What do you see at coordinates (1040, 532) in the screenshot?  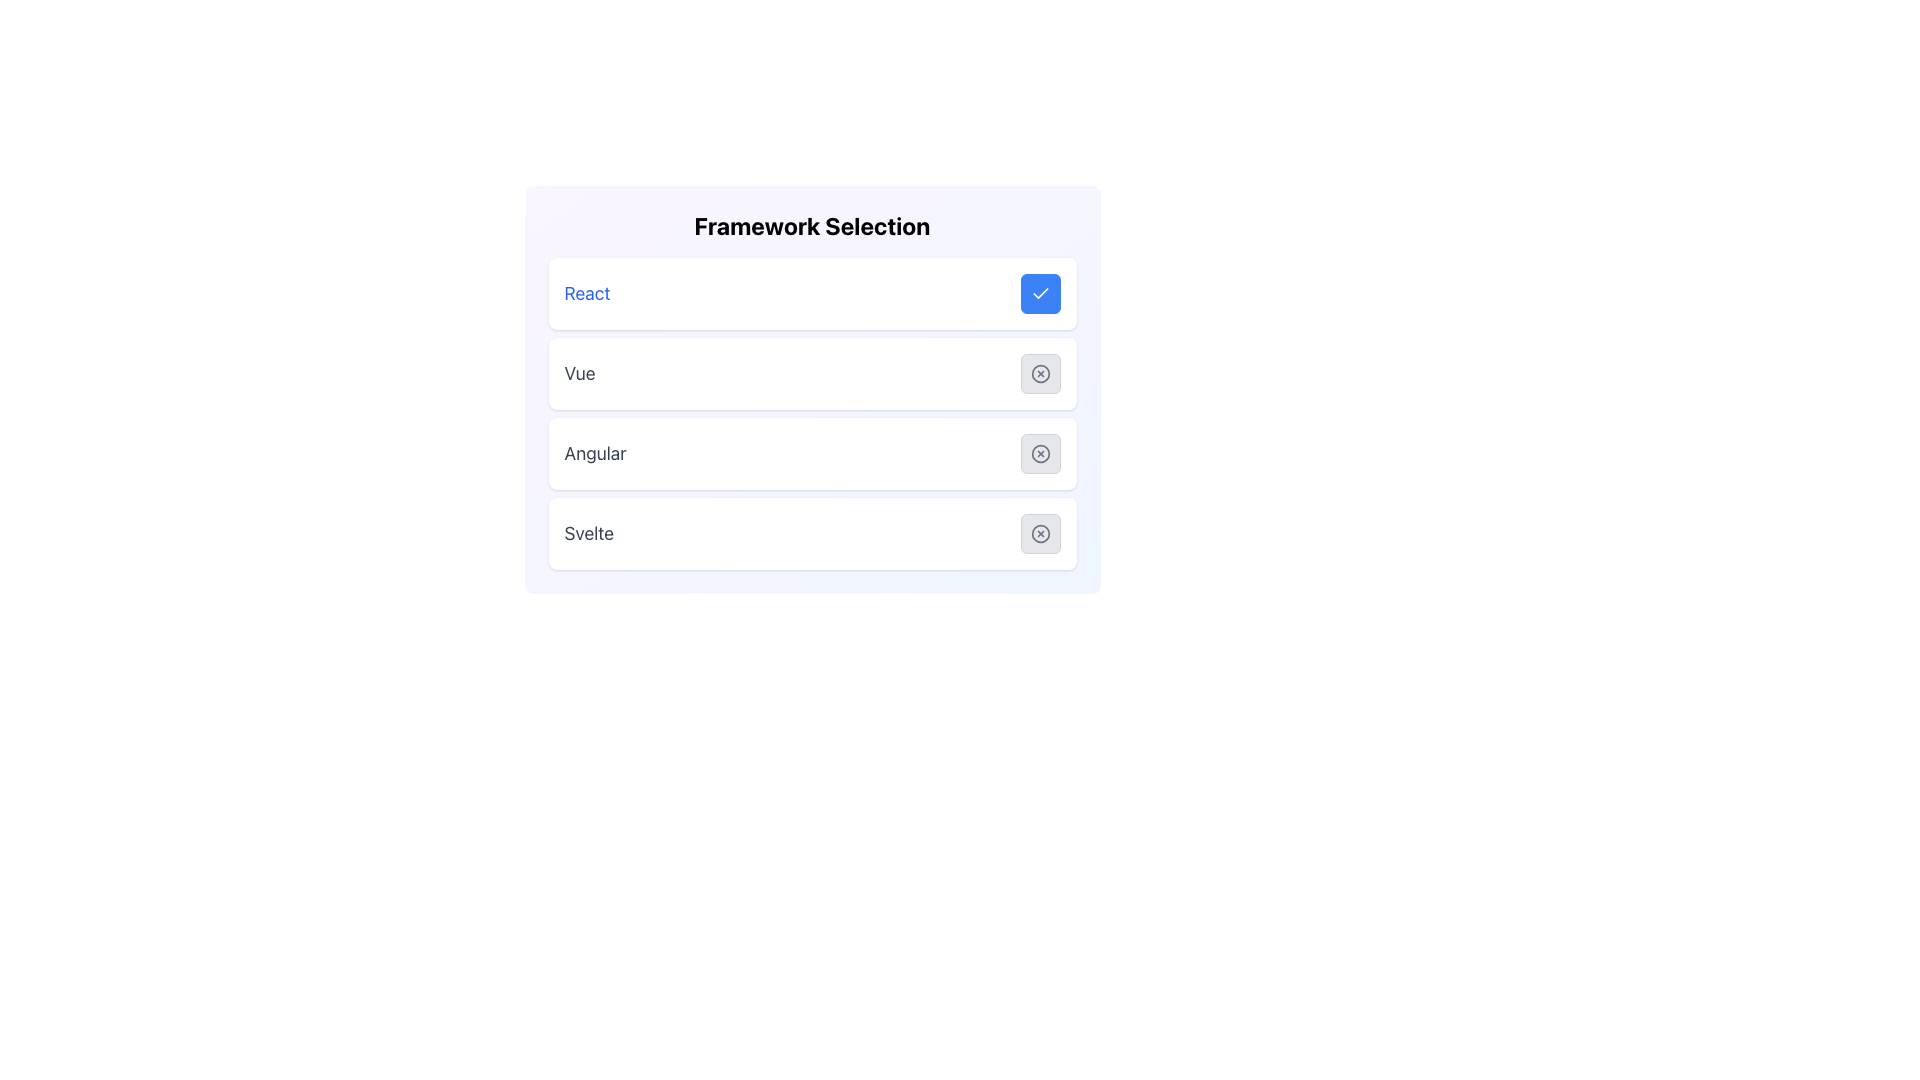 I see `the deselect Icon button located in the last row of the framework selection interface, immediately to the right of the 'Svelte' label` at bounding box center [1040, 532].